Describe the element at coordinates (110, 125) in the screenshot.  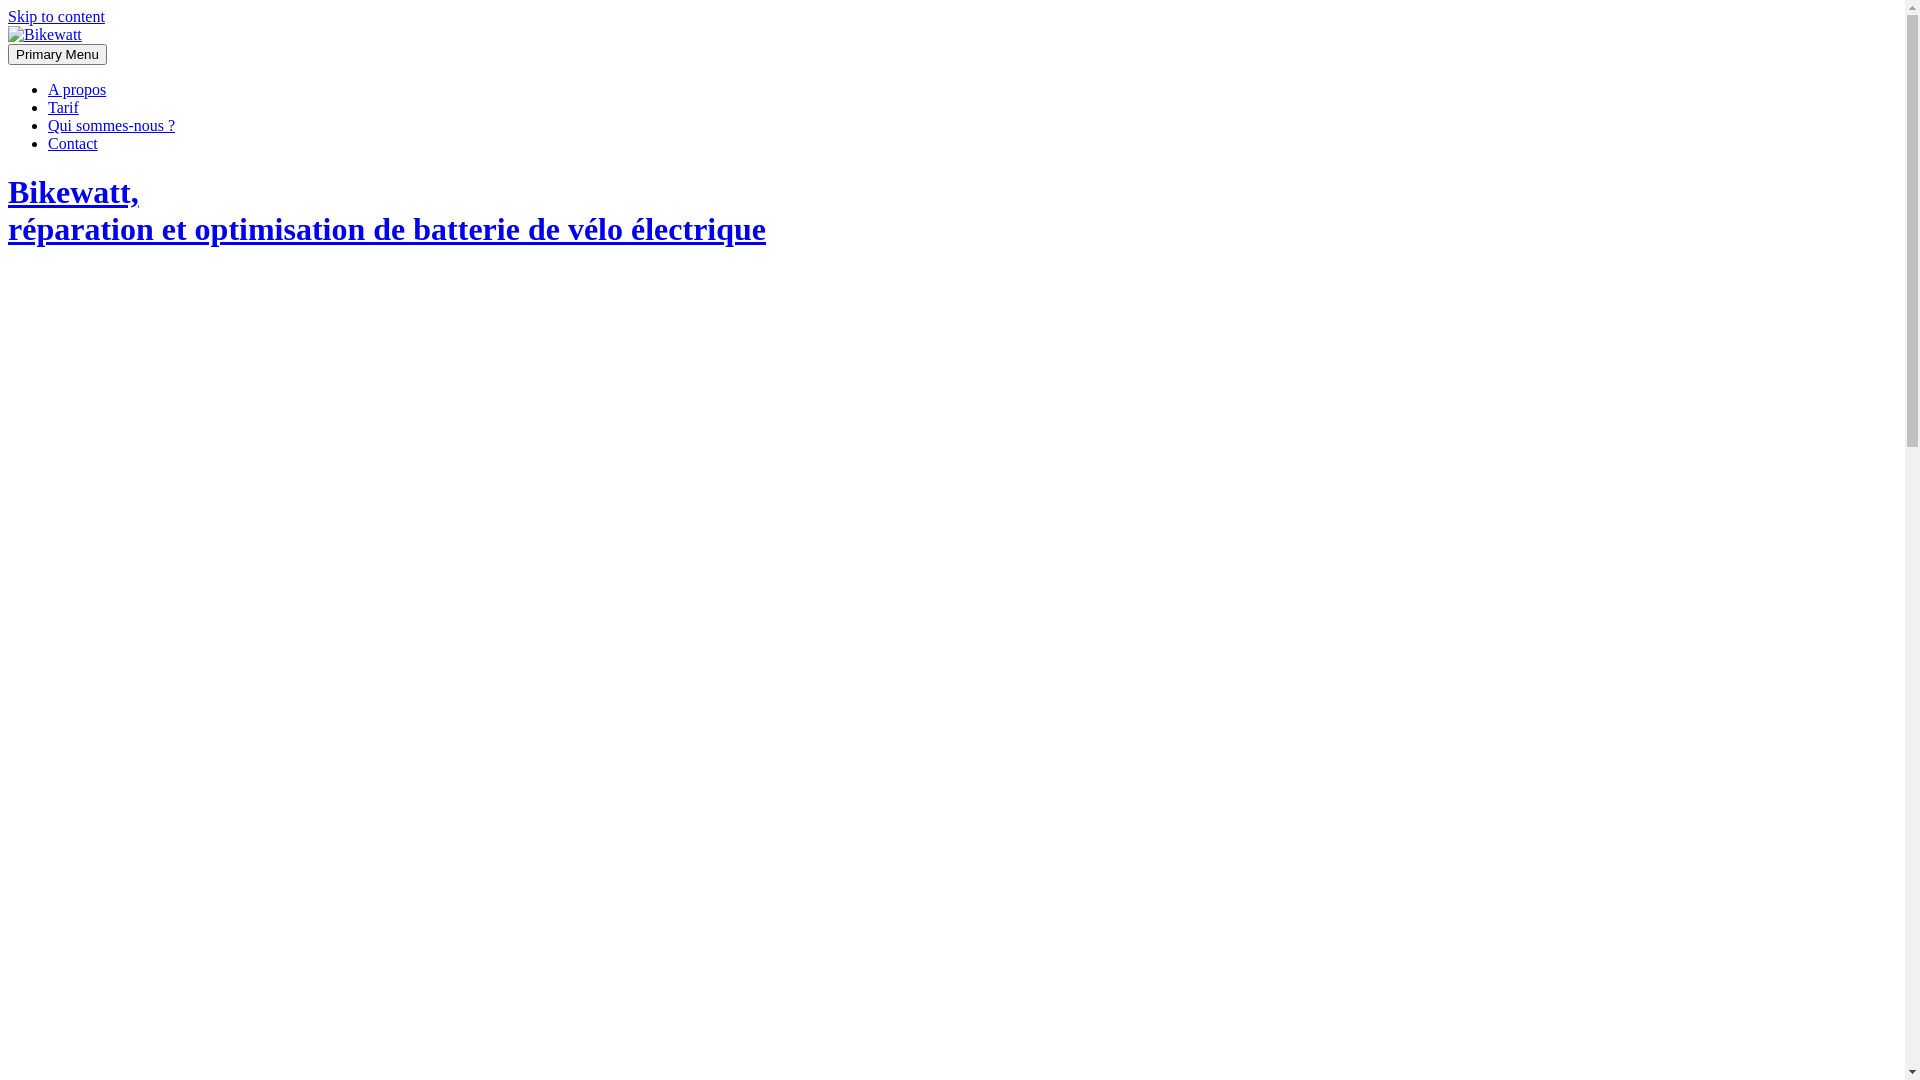
I see `'Qui sommes-nous ?'` at that location.